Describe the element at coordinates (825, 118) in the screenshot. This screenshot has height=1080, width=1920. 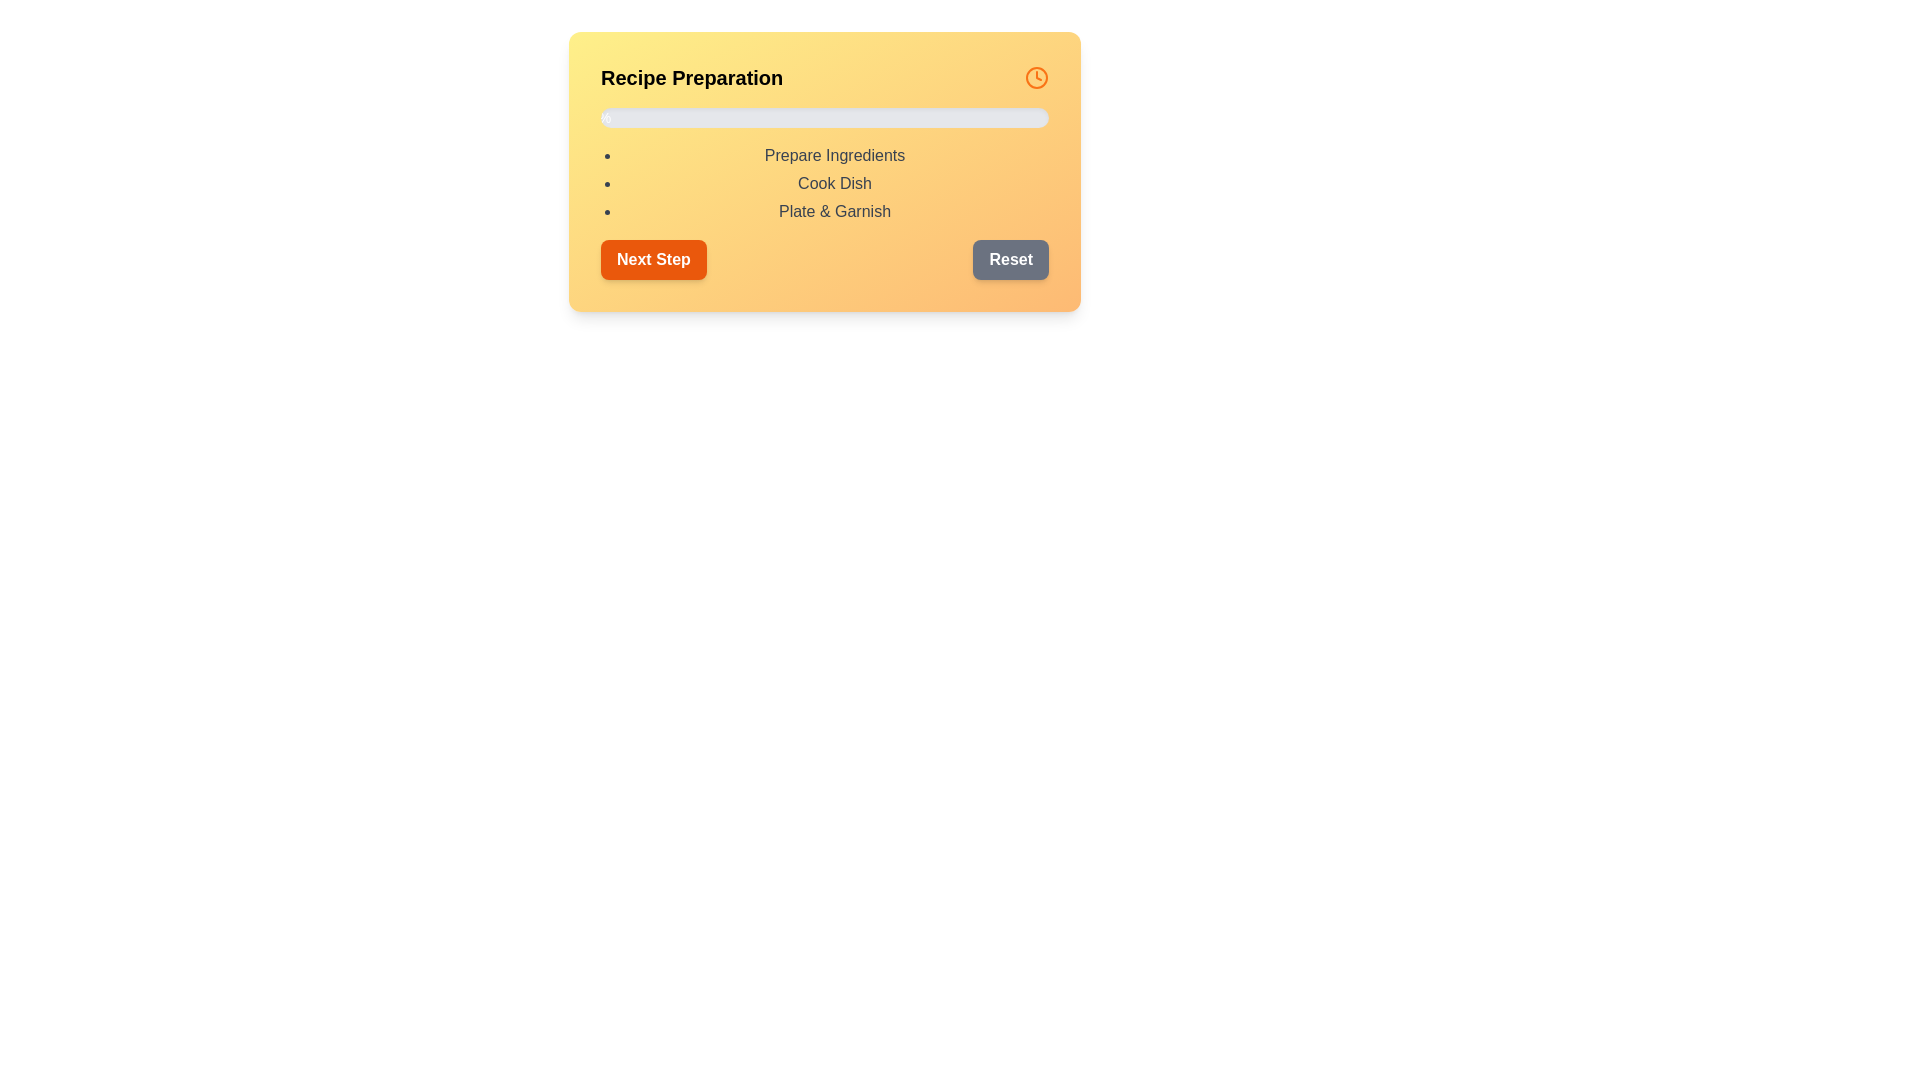
I see `the horizontal progress bar indicating 0% progress, located below the 'Recipe Preparation' heading` at that location.